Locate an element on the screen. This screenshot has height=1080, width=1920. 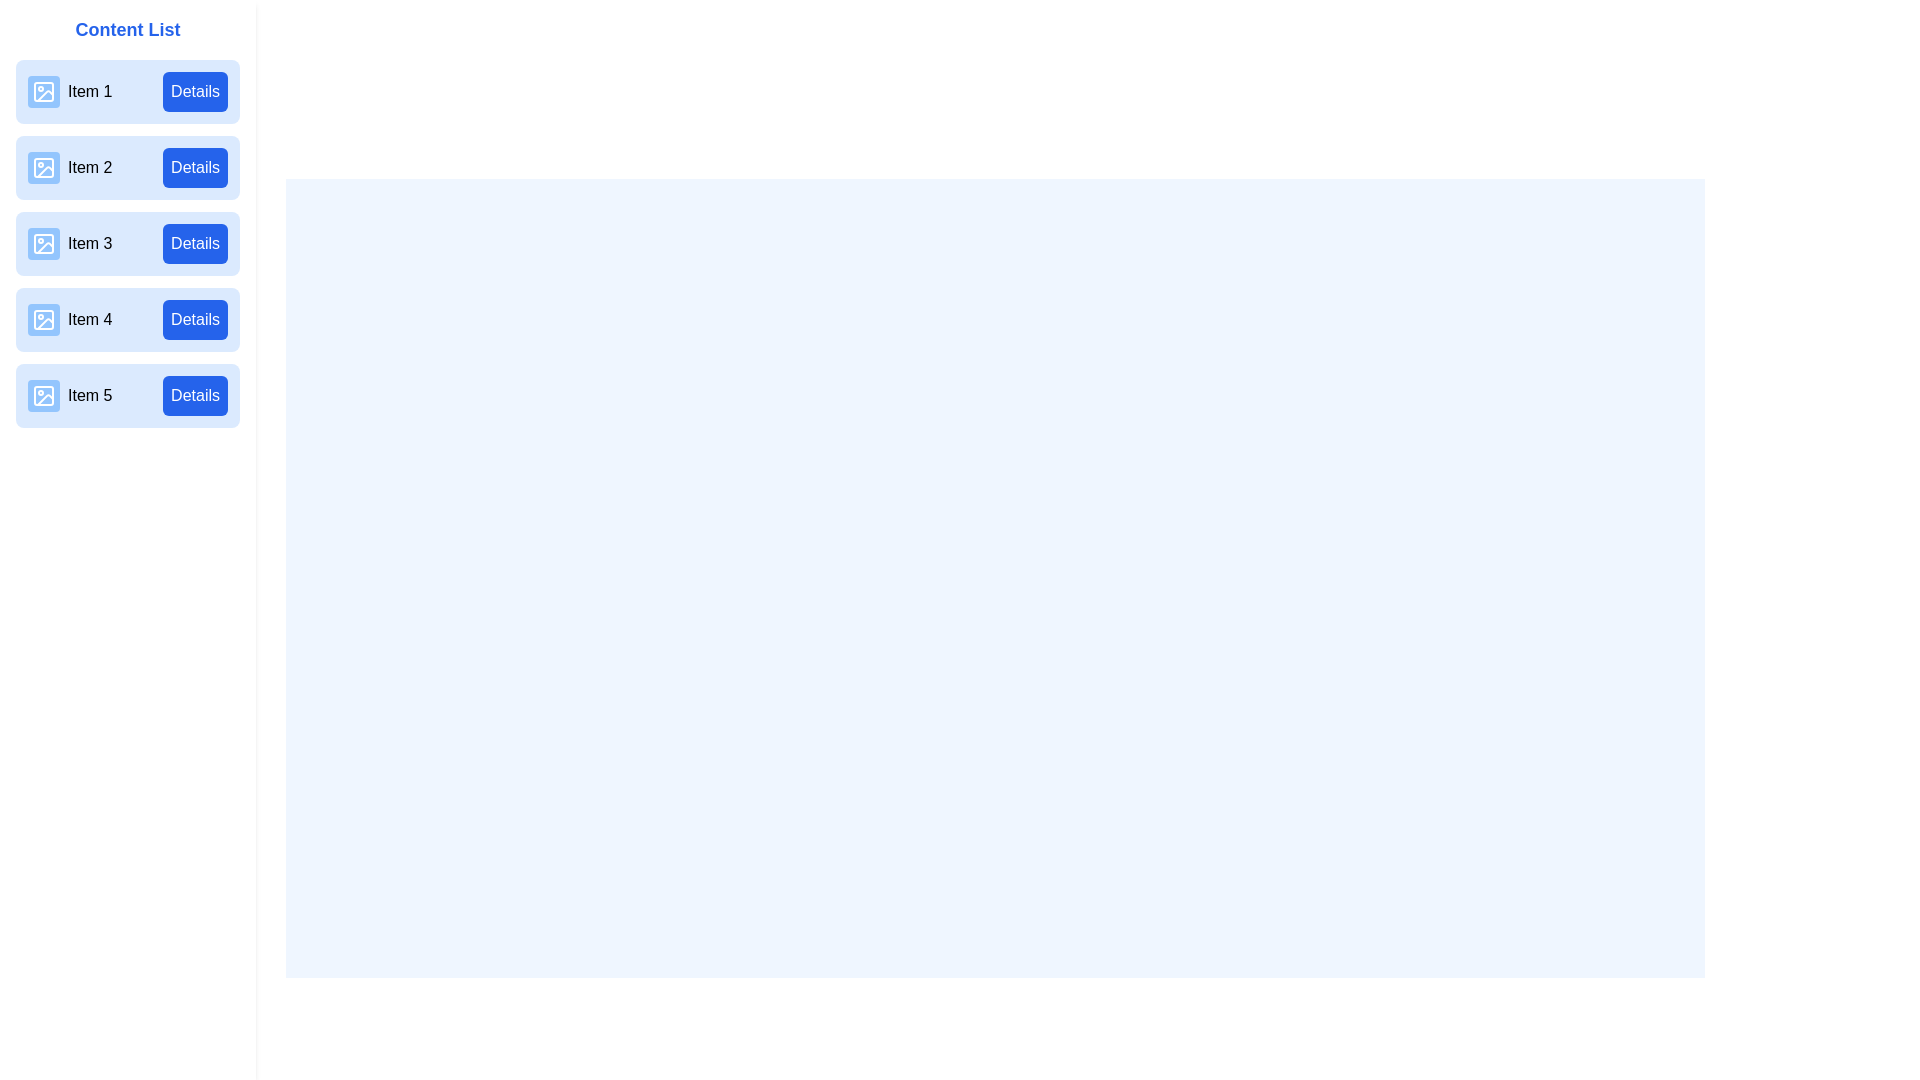
the text label displaying 'Item 3' which is centrally aligned in the third row of the content list, positioned between an icon and a 'Details' button is located at coordinates (89, 242).